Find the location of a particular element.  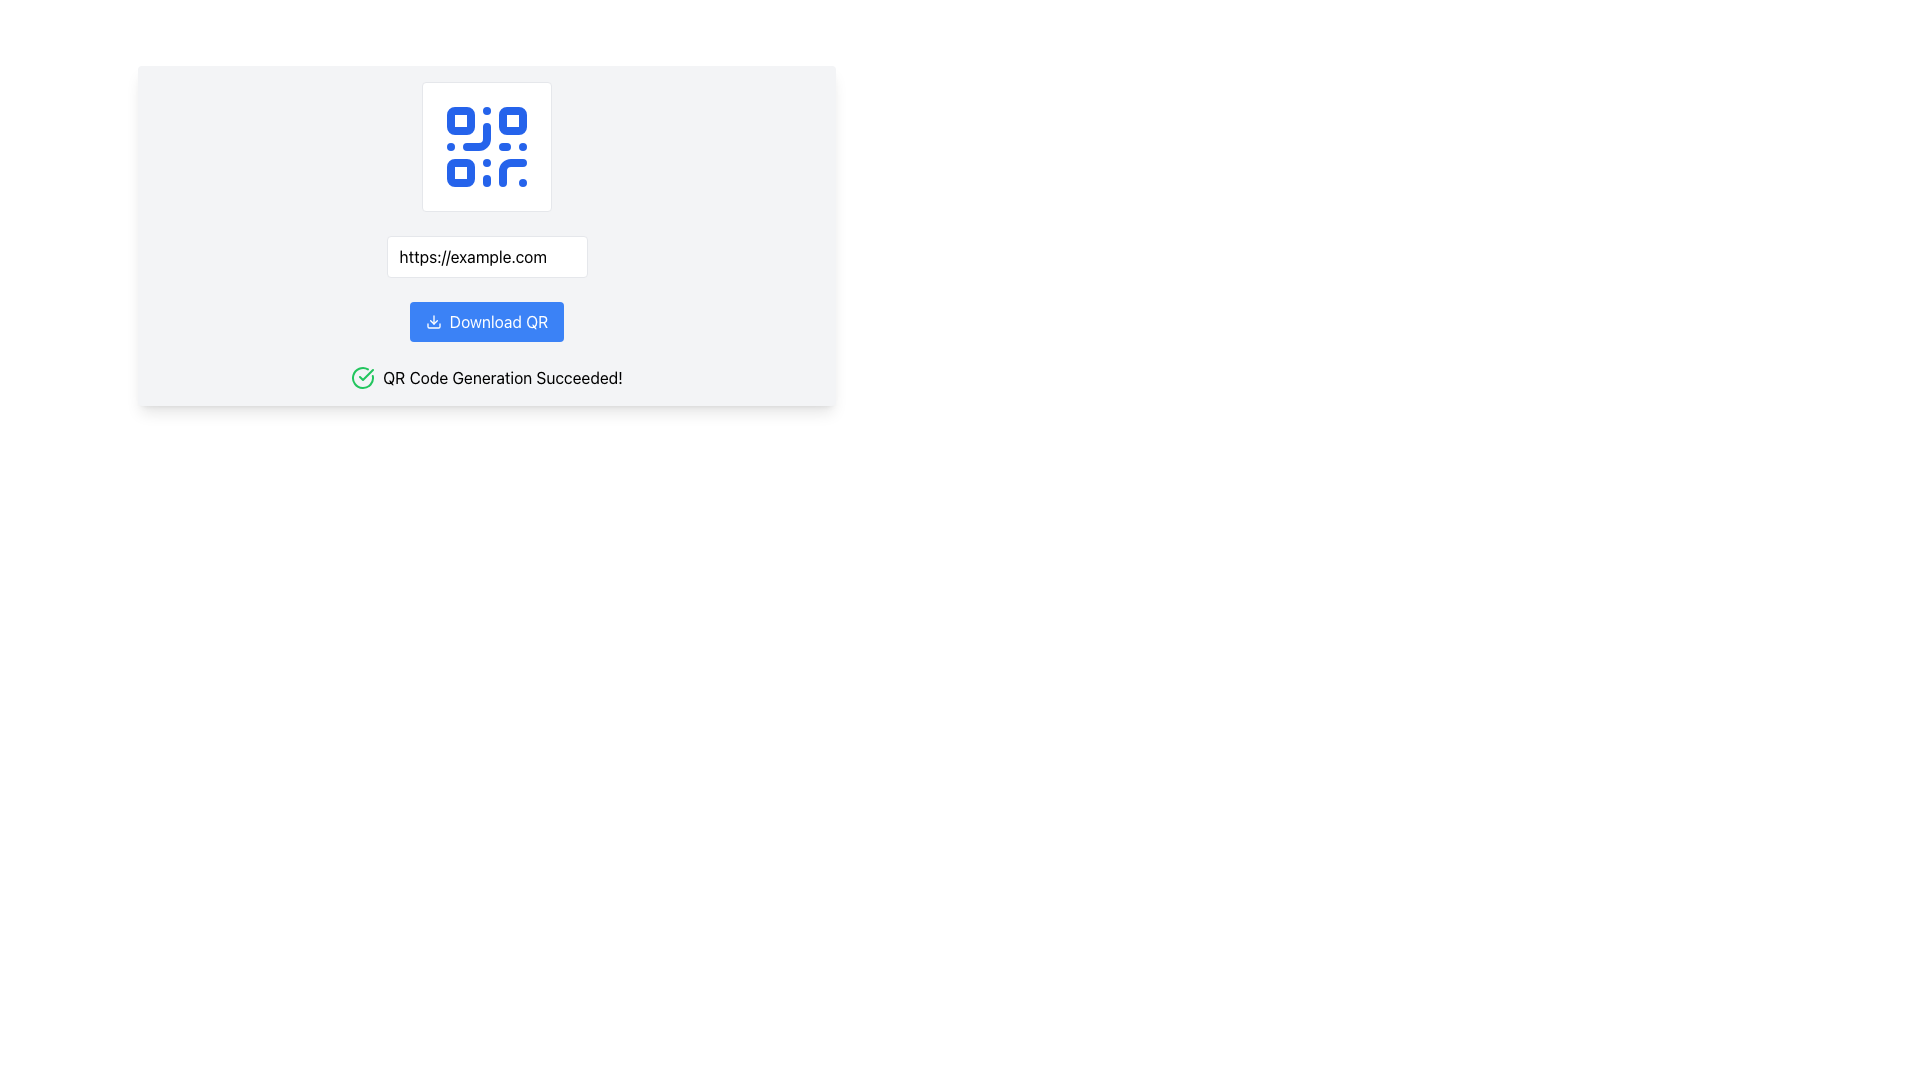

the small rectangular box with rounded corners located in the top-left corner of the QR code image is located at coordinates (459, 120).